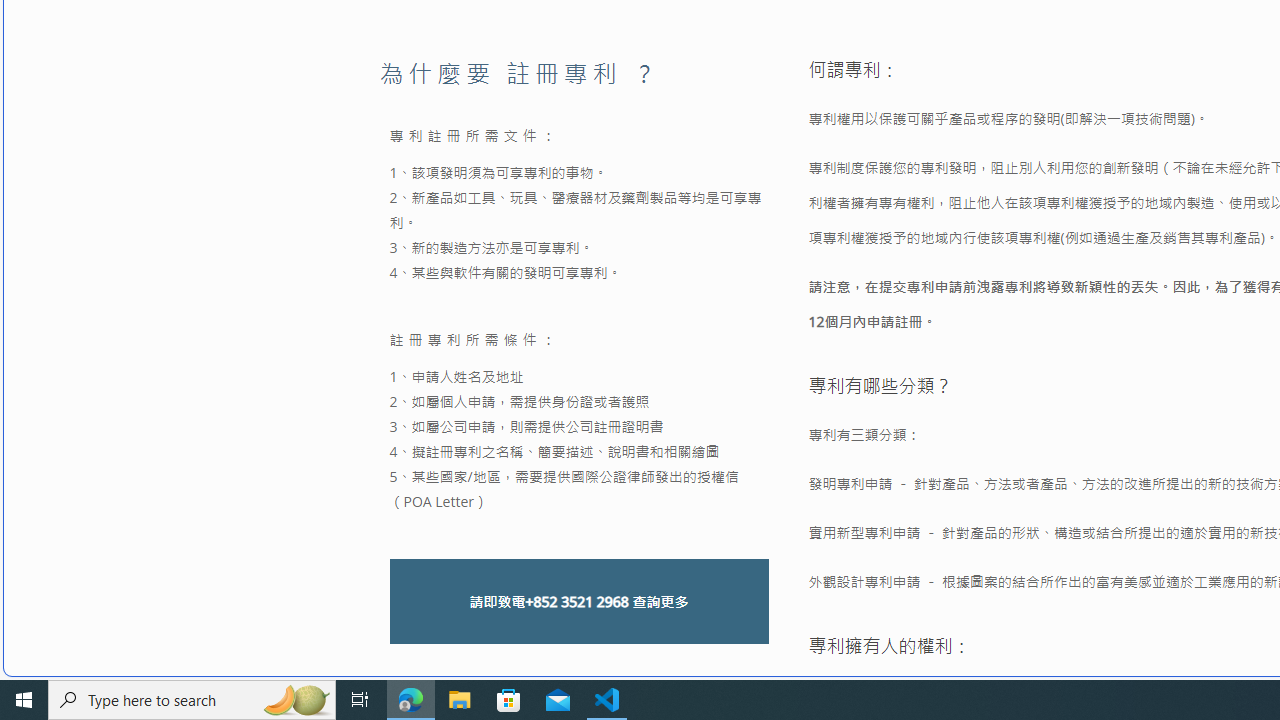 This screenshot has width=1280, height=720. I want to click on '+852 3521 2968', so click(575, 600).